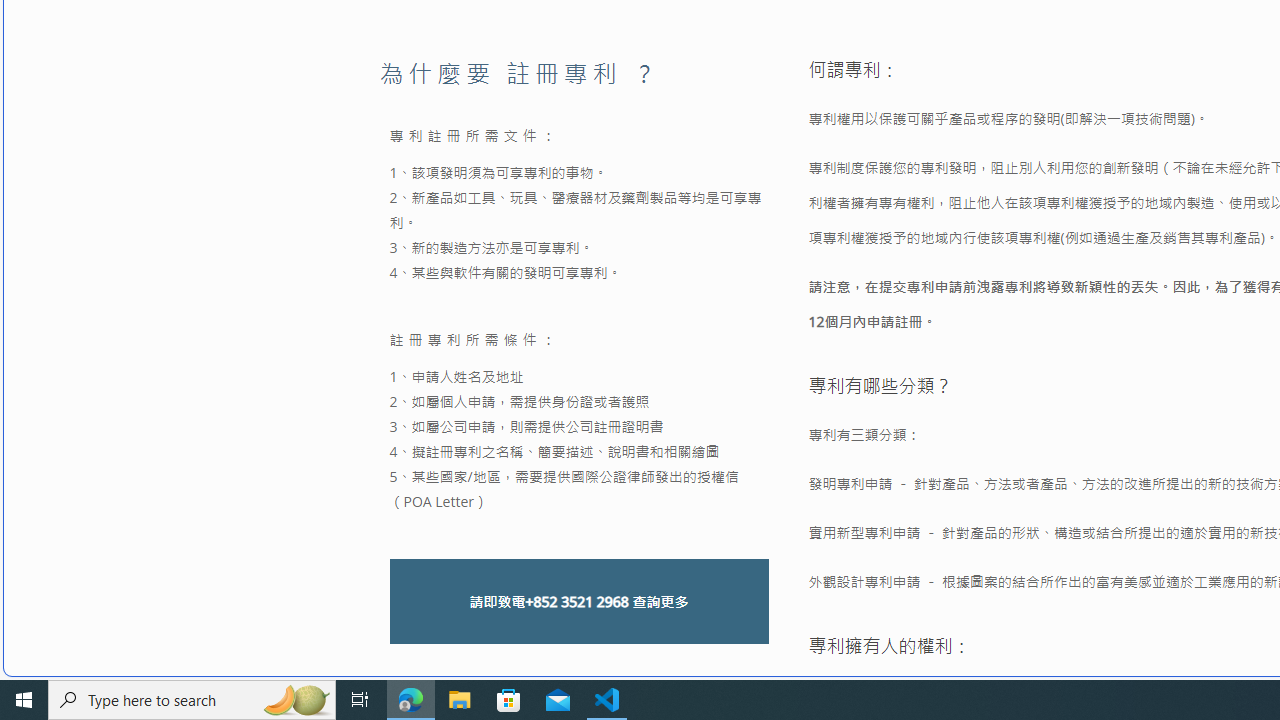 This screenshot has width=1280, height=720. I want to click on '+852 3521 2968', so click(575, 600).